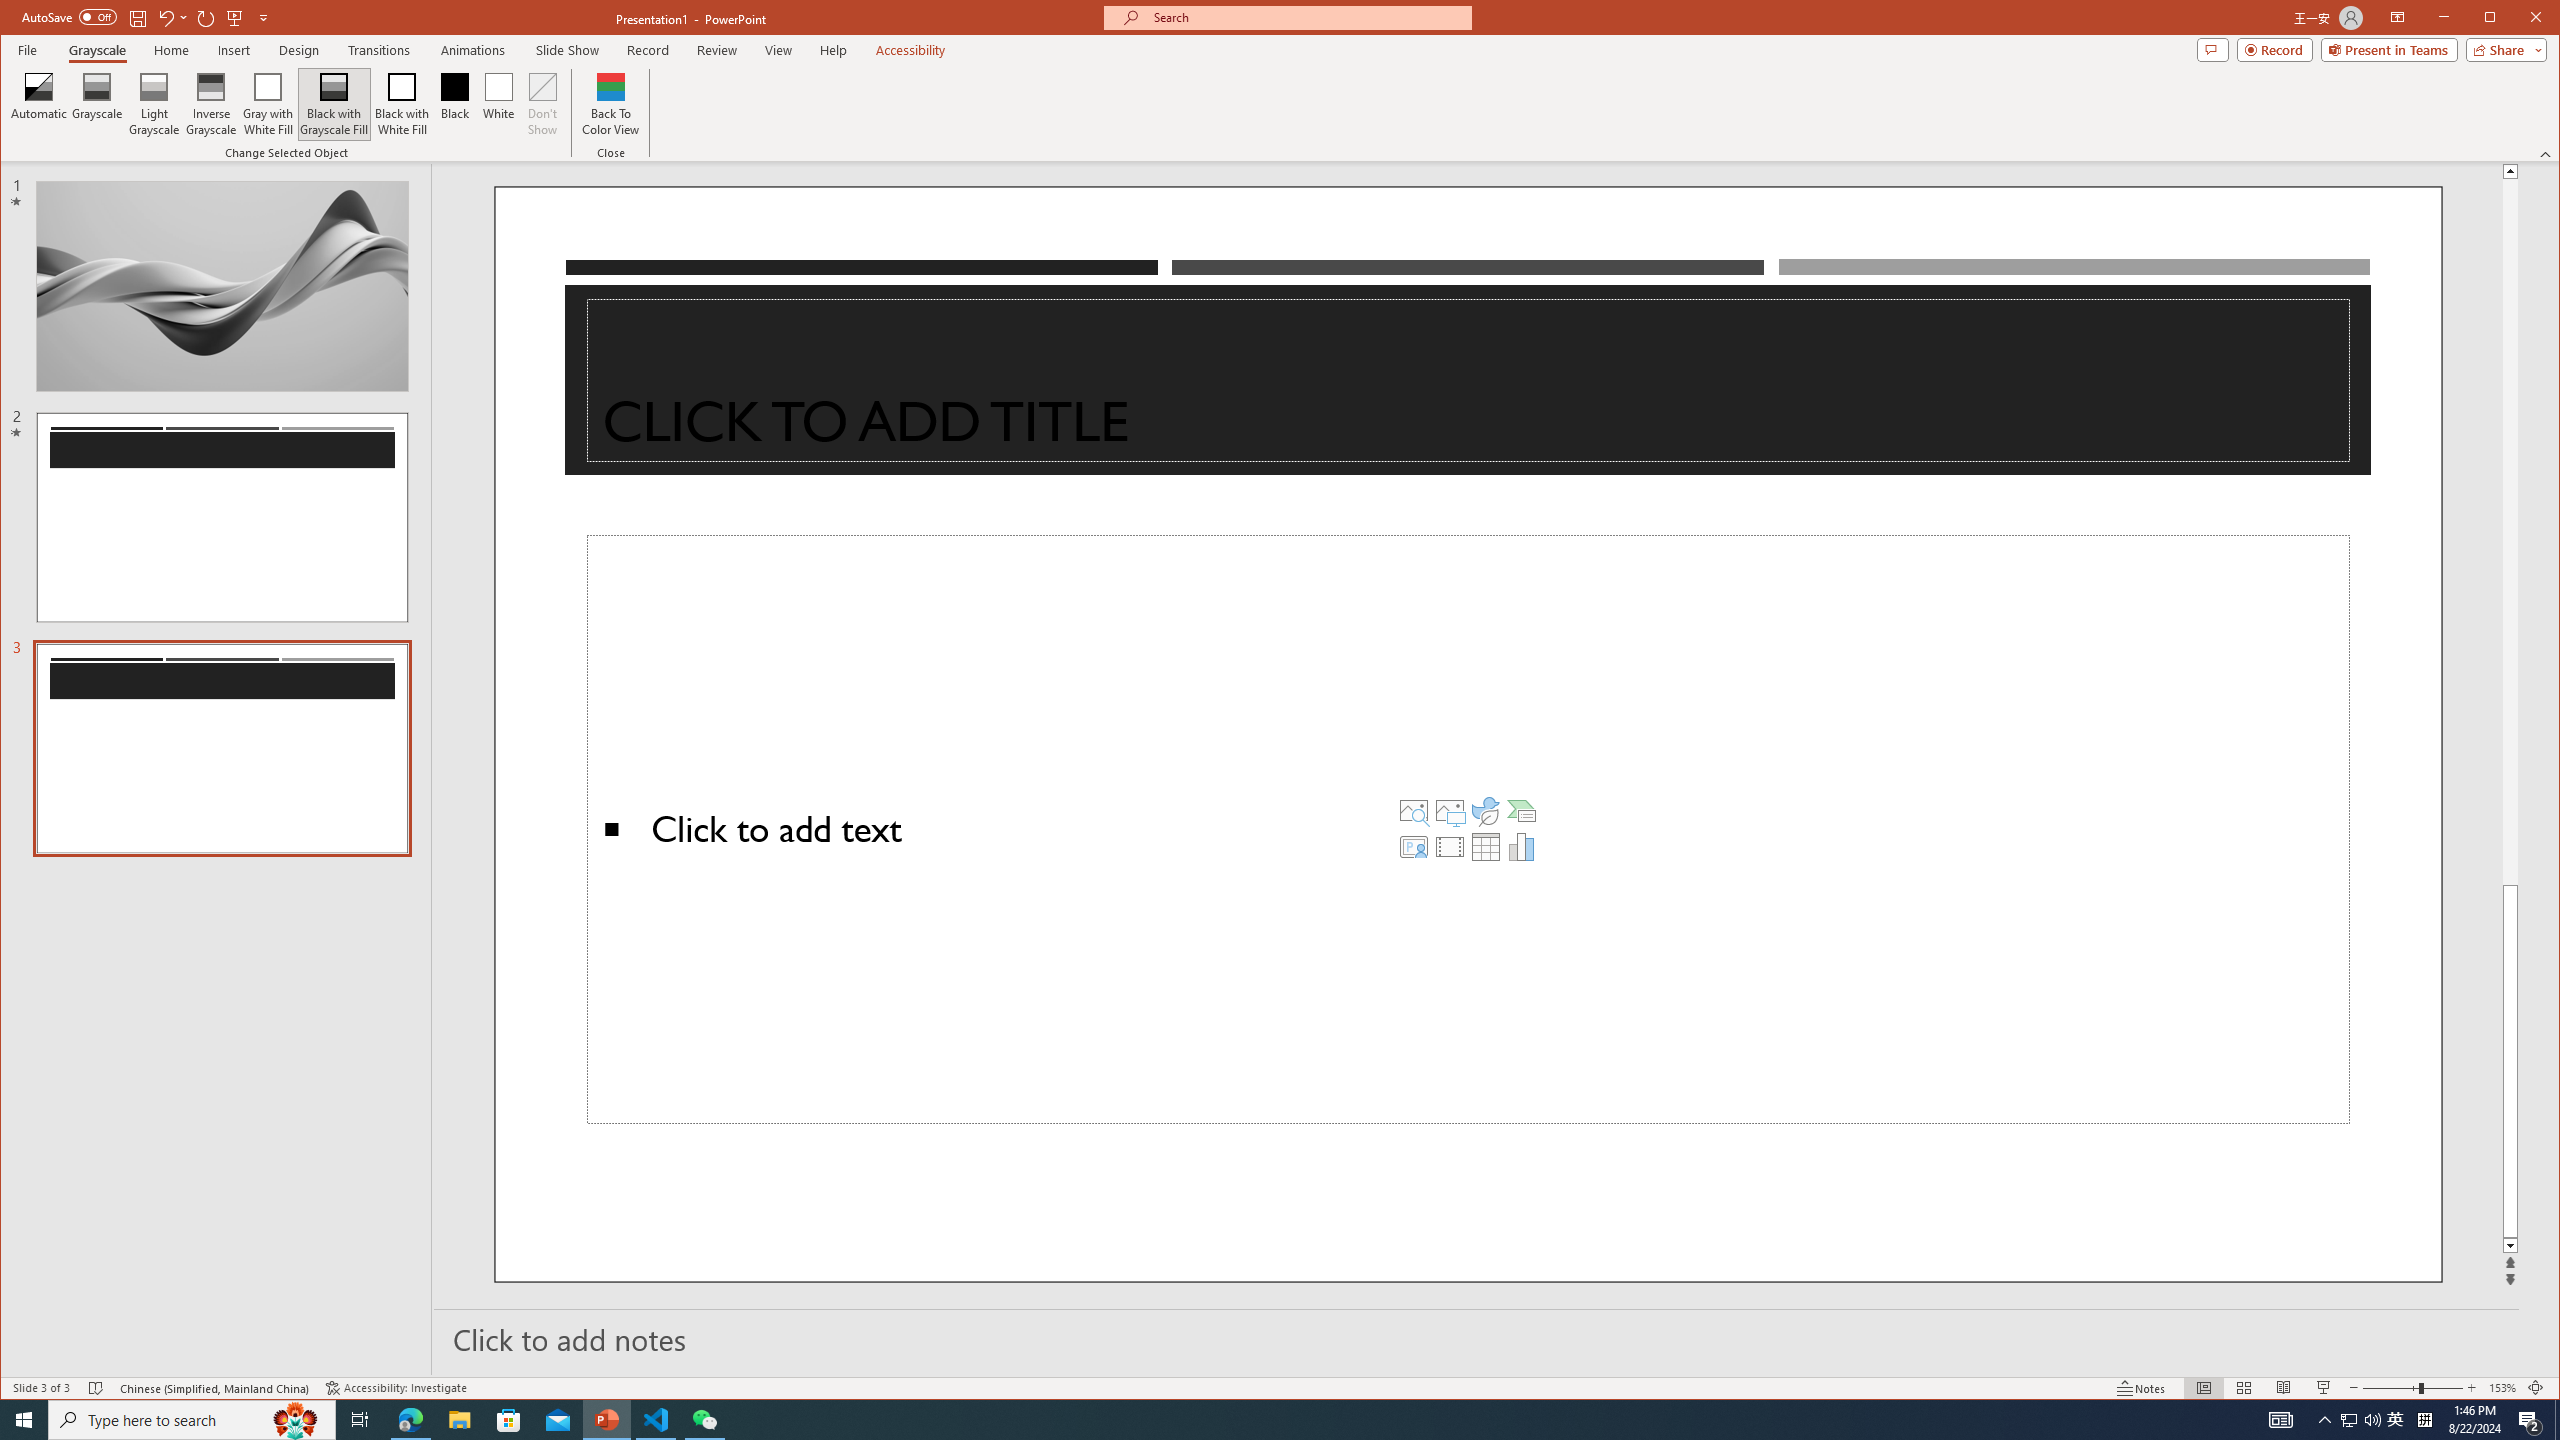 The height and width of the screenshot is (1440, 2560). What do you see at coordinates (24, 1418) in the screenshot?
I see `'Start'` at bounding box center [24, 1418].